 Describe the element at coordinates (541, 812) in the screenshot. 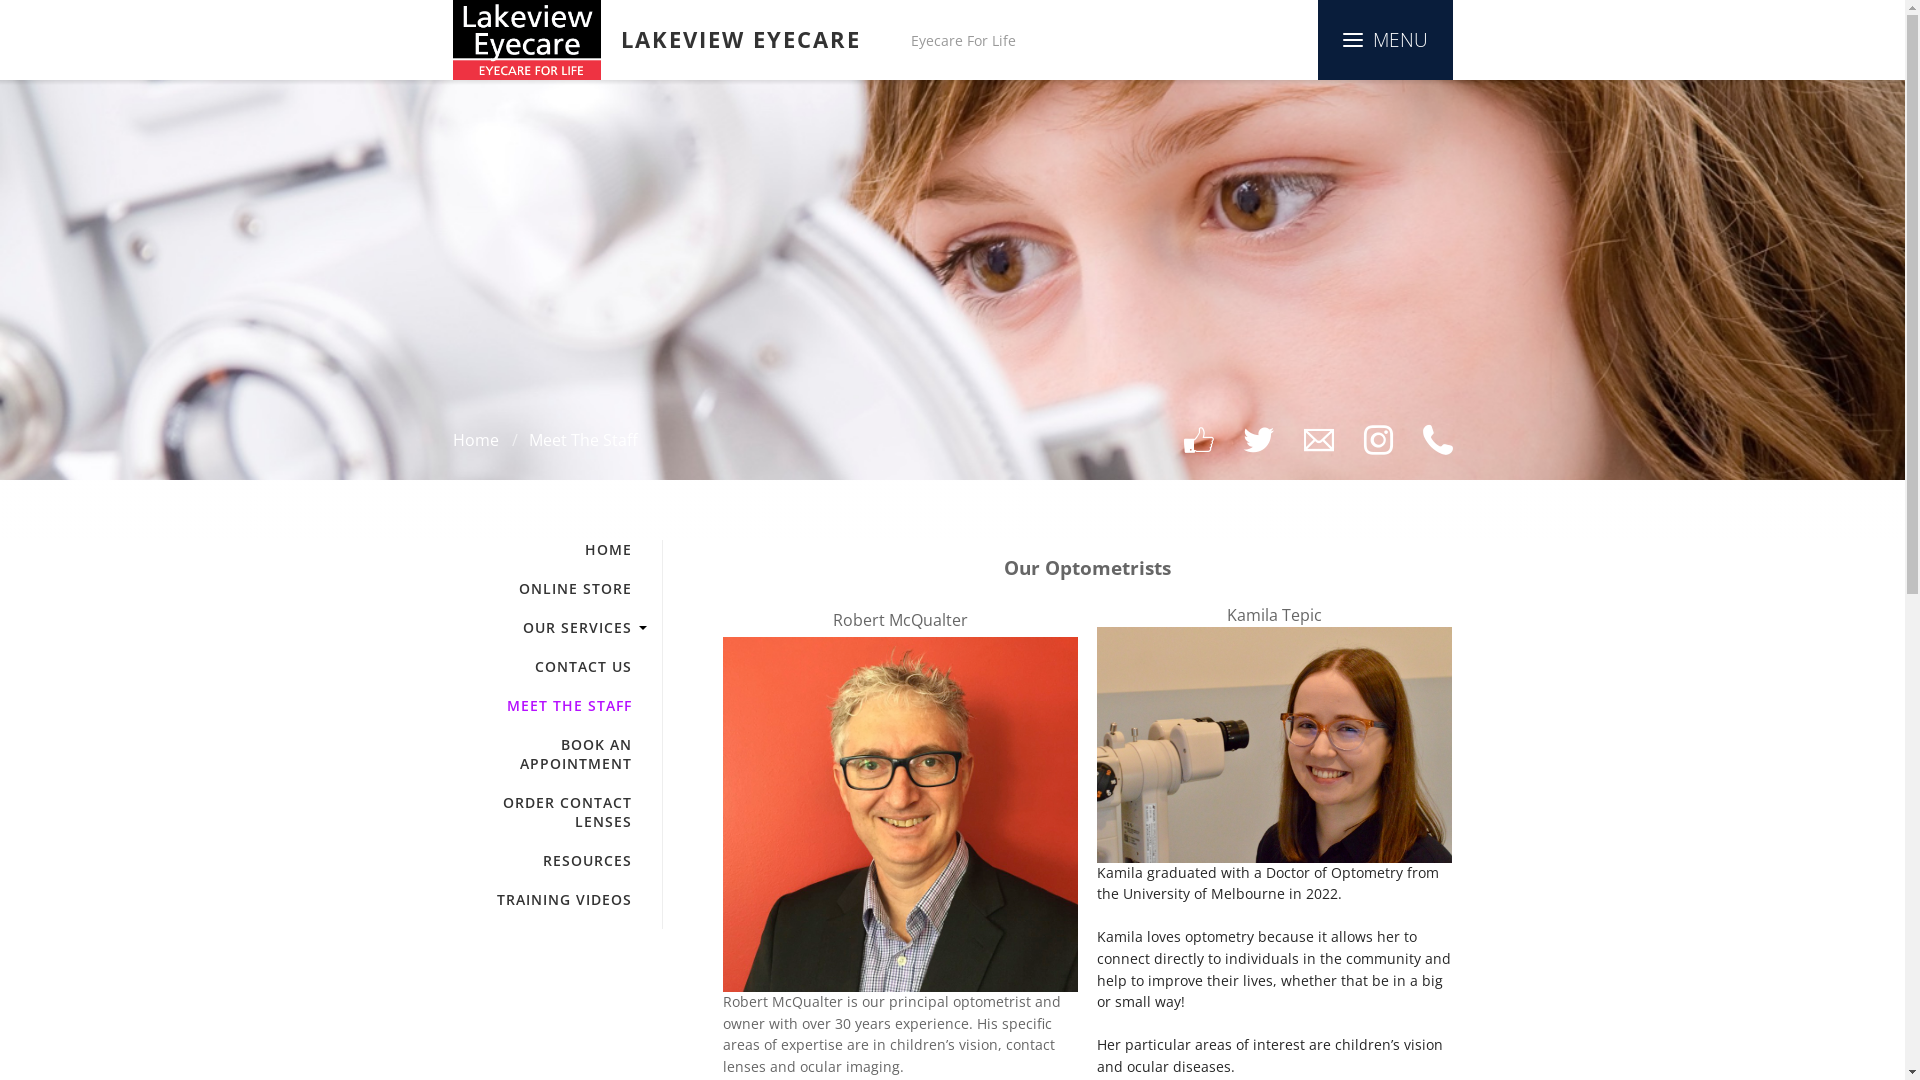

I see `'ORDER CONTACT LENSES'` at that location.